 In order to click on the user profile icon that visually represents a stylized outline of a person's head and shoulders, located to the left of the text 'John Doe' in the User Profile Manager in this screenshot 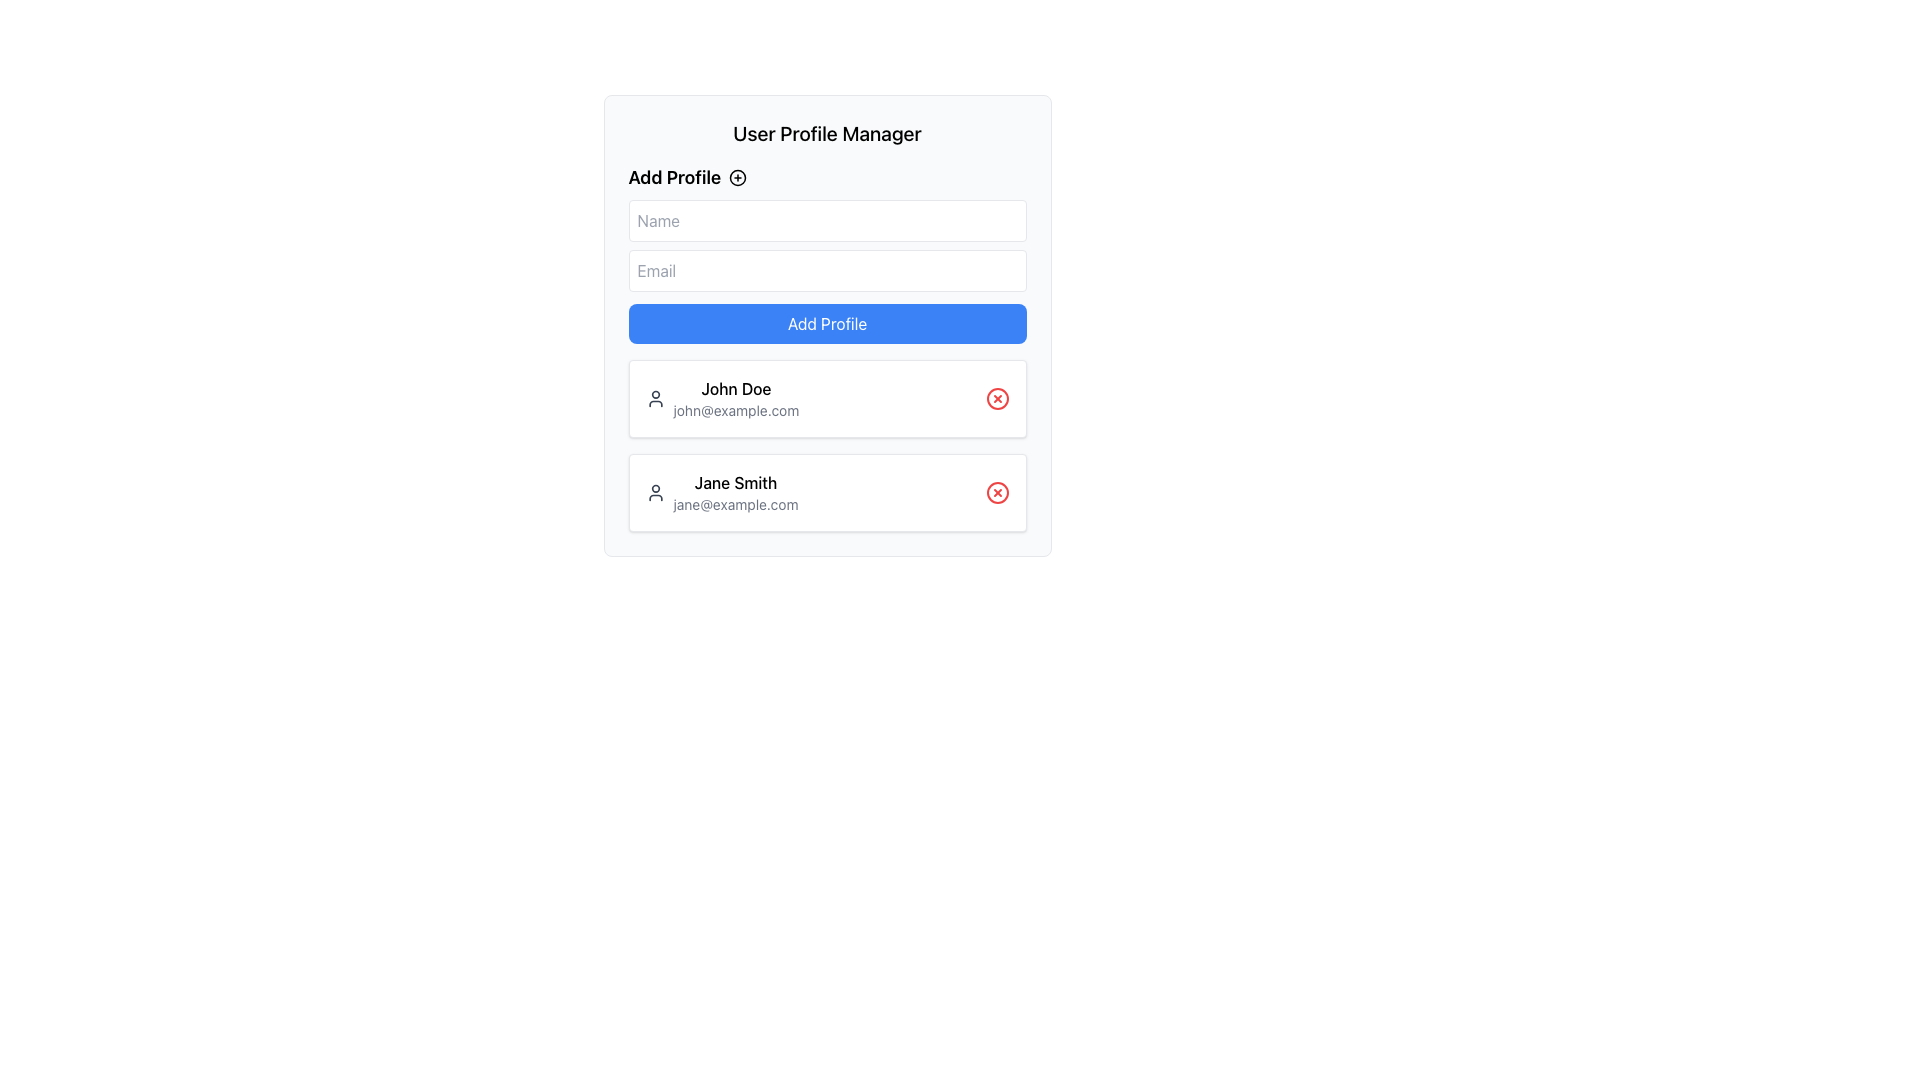, I will do `click(655, 398)`.